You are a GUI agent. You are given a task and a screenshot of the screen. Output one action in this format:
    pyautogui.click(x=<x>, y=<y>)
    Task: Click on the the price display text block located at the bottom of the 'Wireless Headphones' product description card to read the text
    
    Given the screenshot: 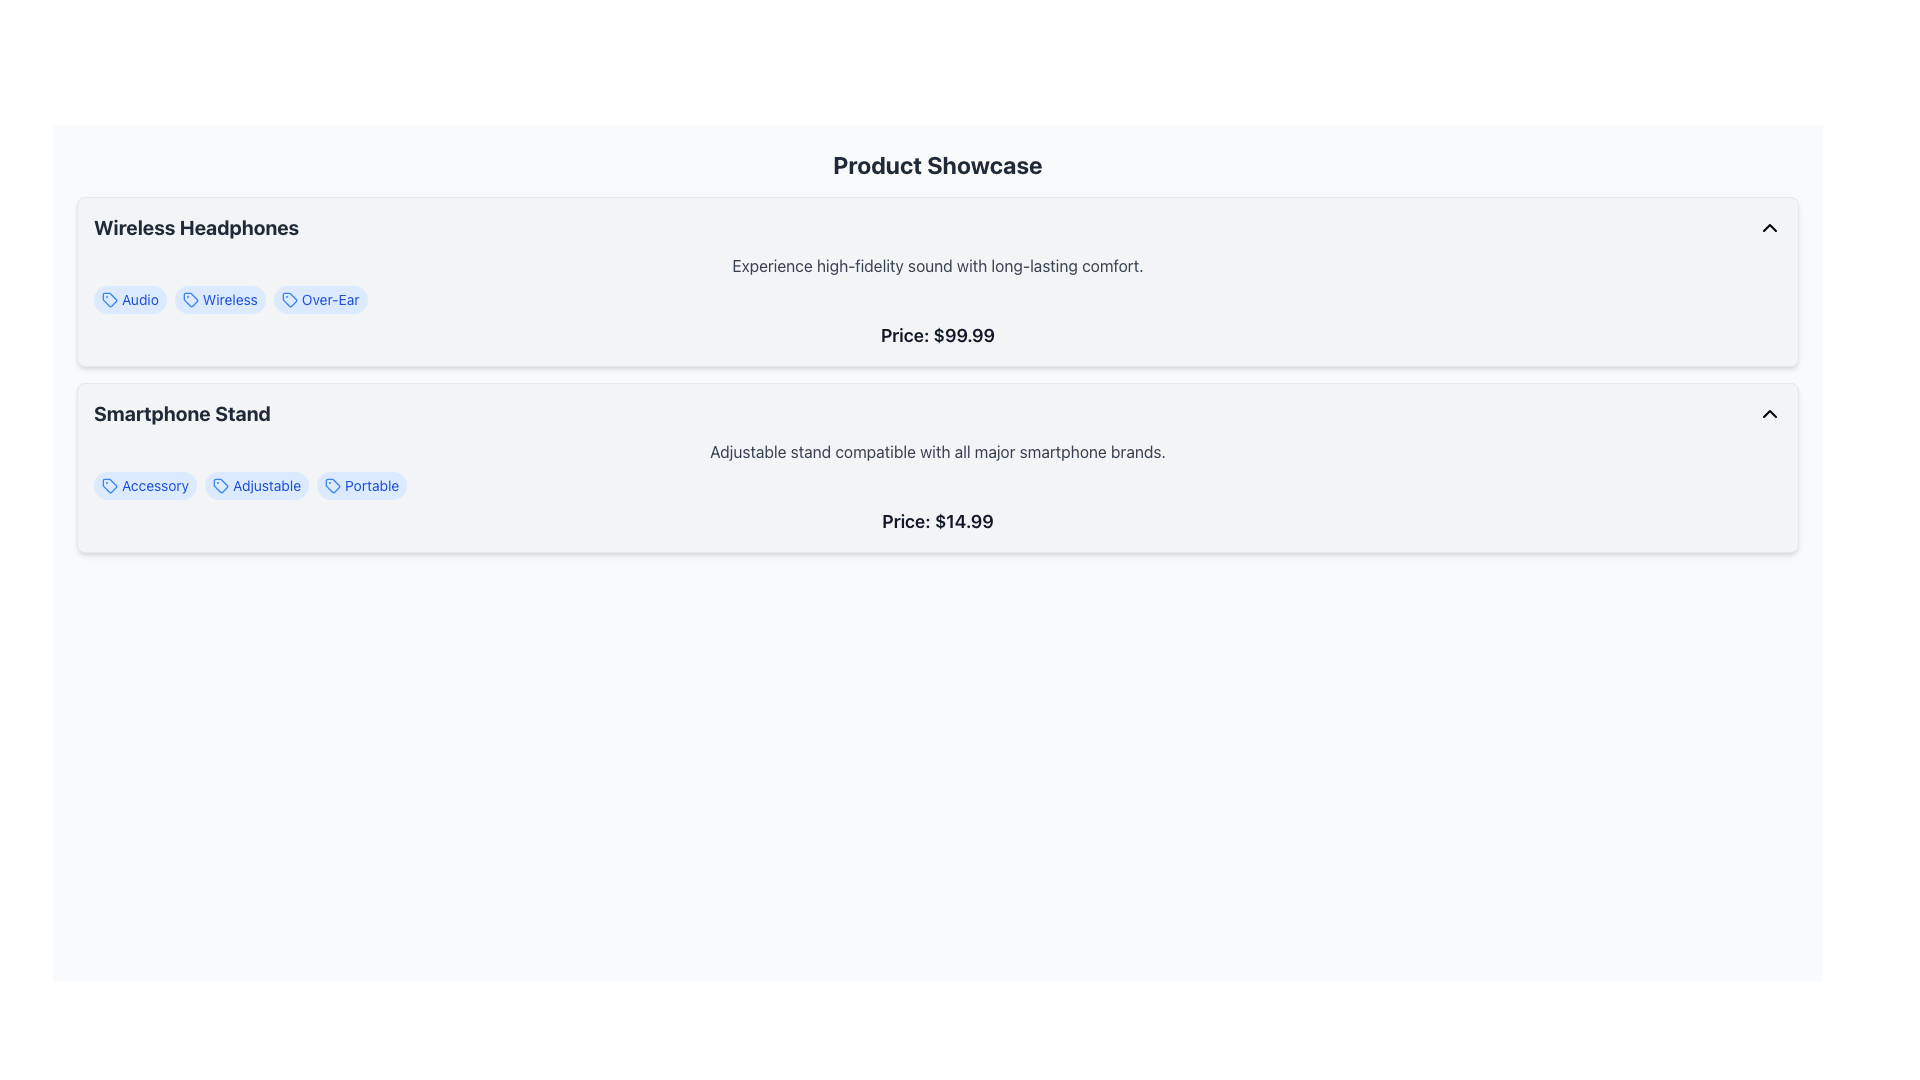 What is the action you would take?
    pyautogui.click(x=936, y=334)
    